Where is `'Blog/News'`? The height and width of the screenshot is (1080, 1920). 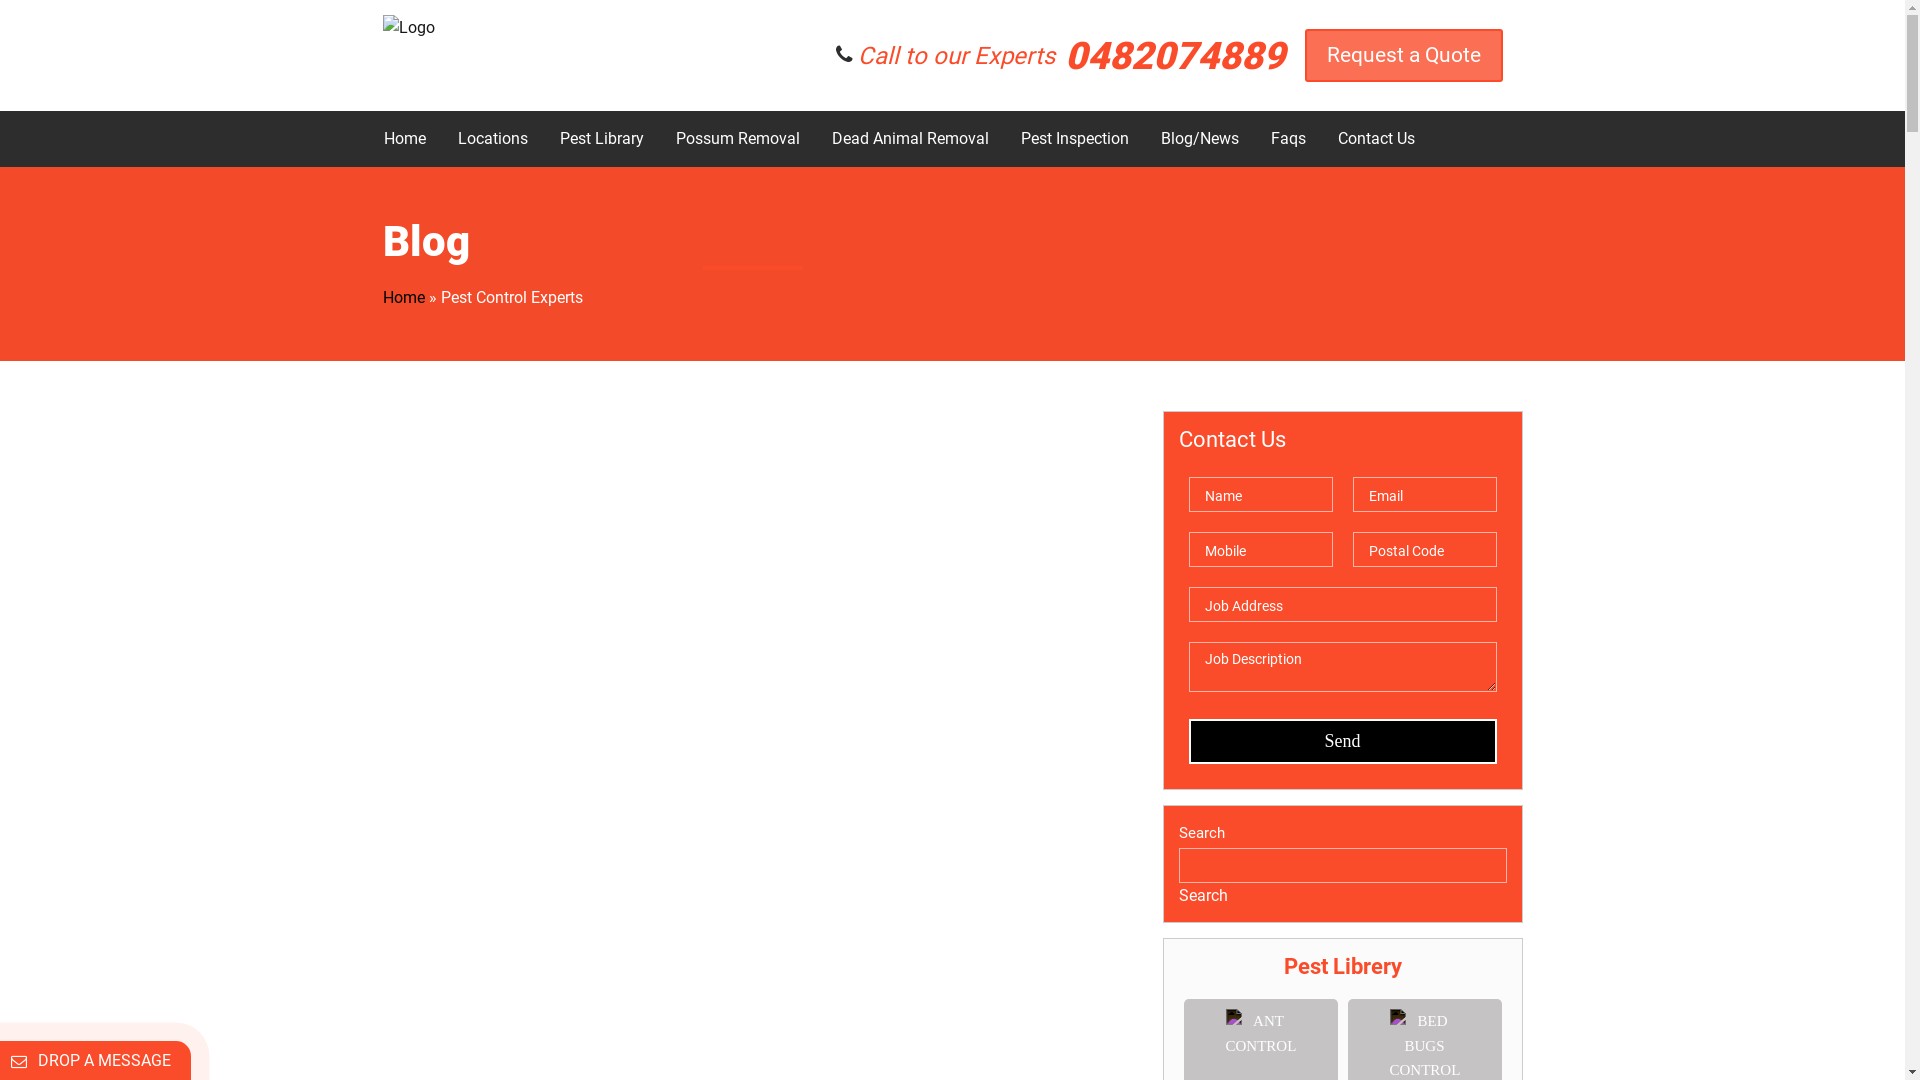 'Blog/News' is located at coordinates (1200, 137).